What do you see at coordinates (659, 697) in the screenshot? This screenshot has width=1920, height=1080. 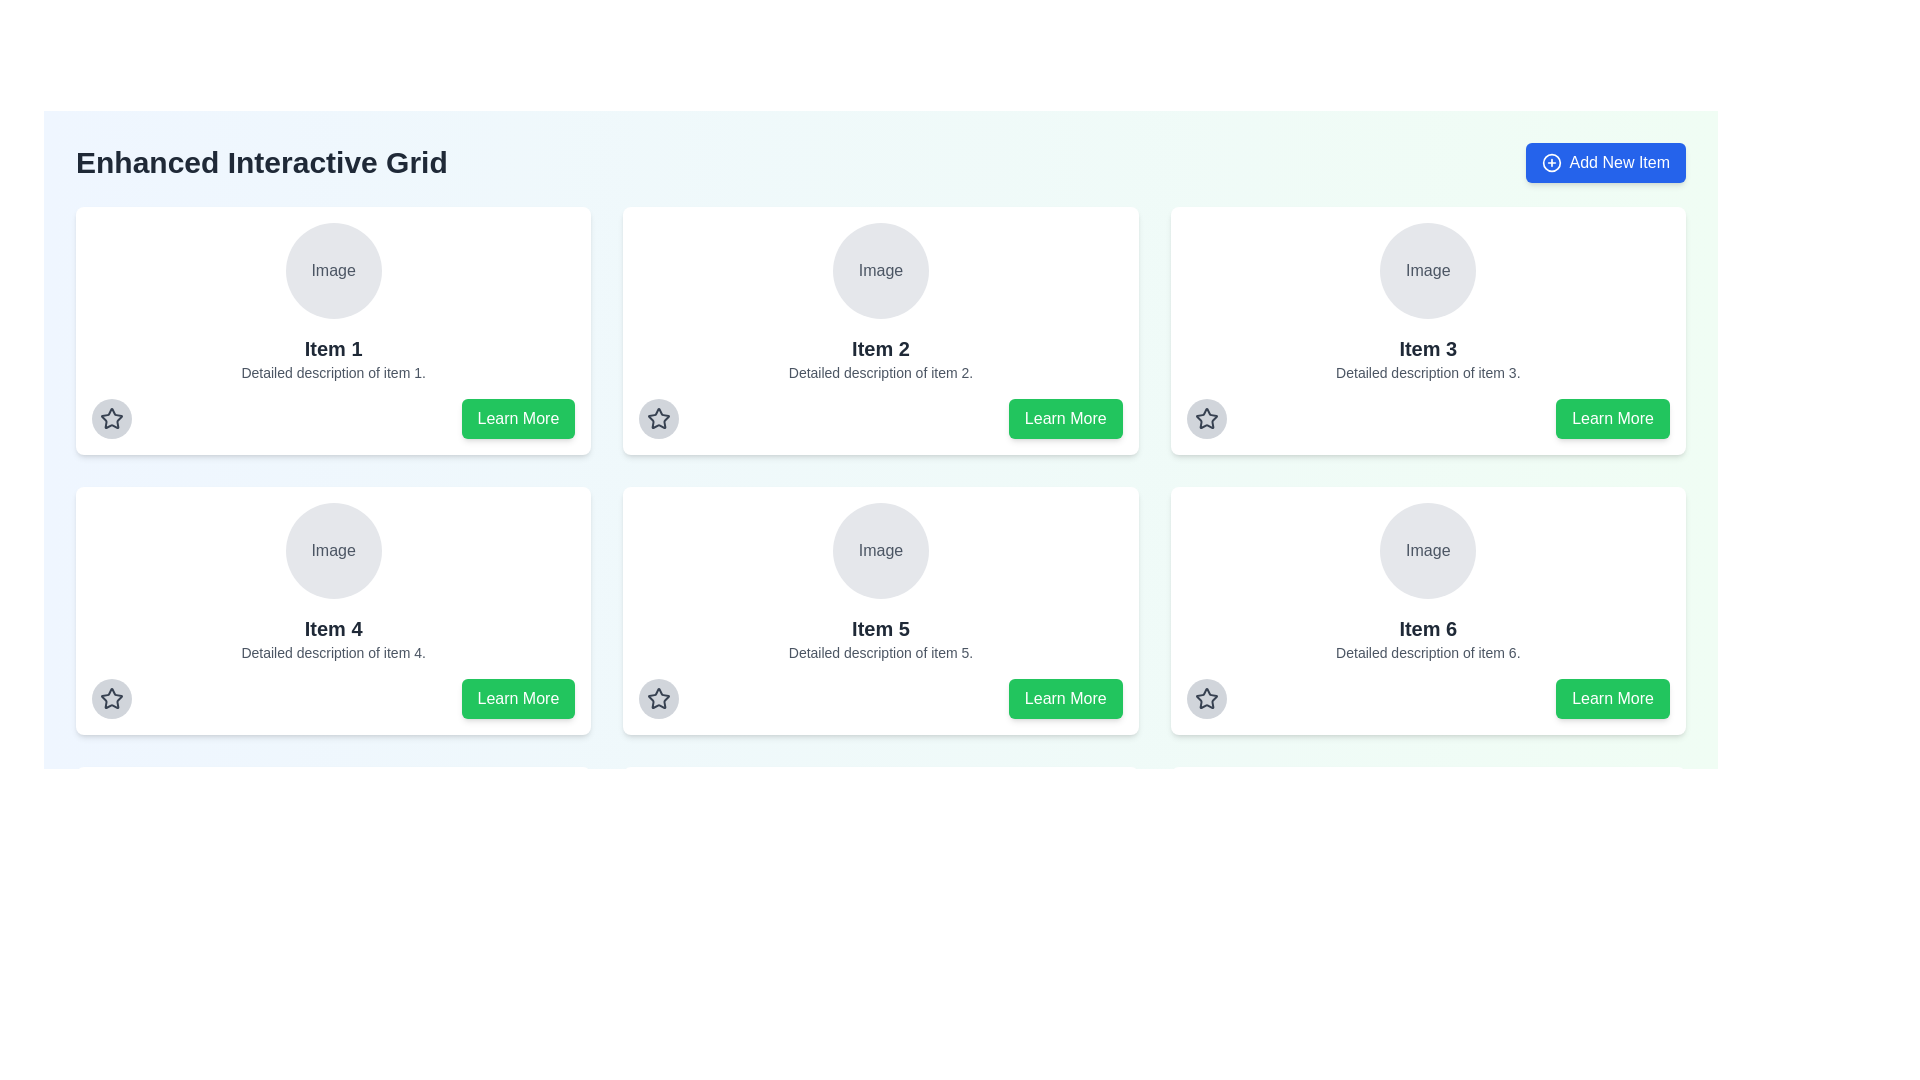 I see `the button with an icon located` at bounding box center [659, 697].